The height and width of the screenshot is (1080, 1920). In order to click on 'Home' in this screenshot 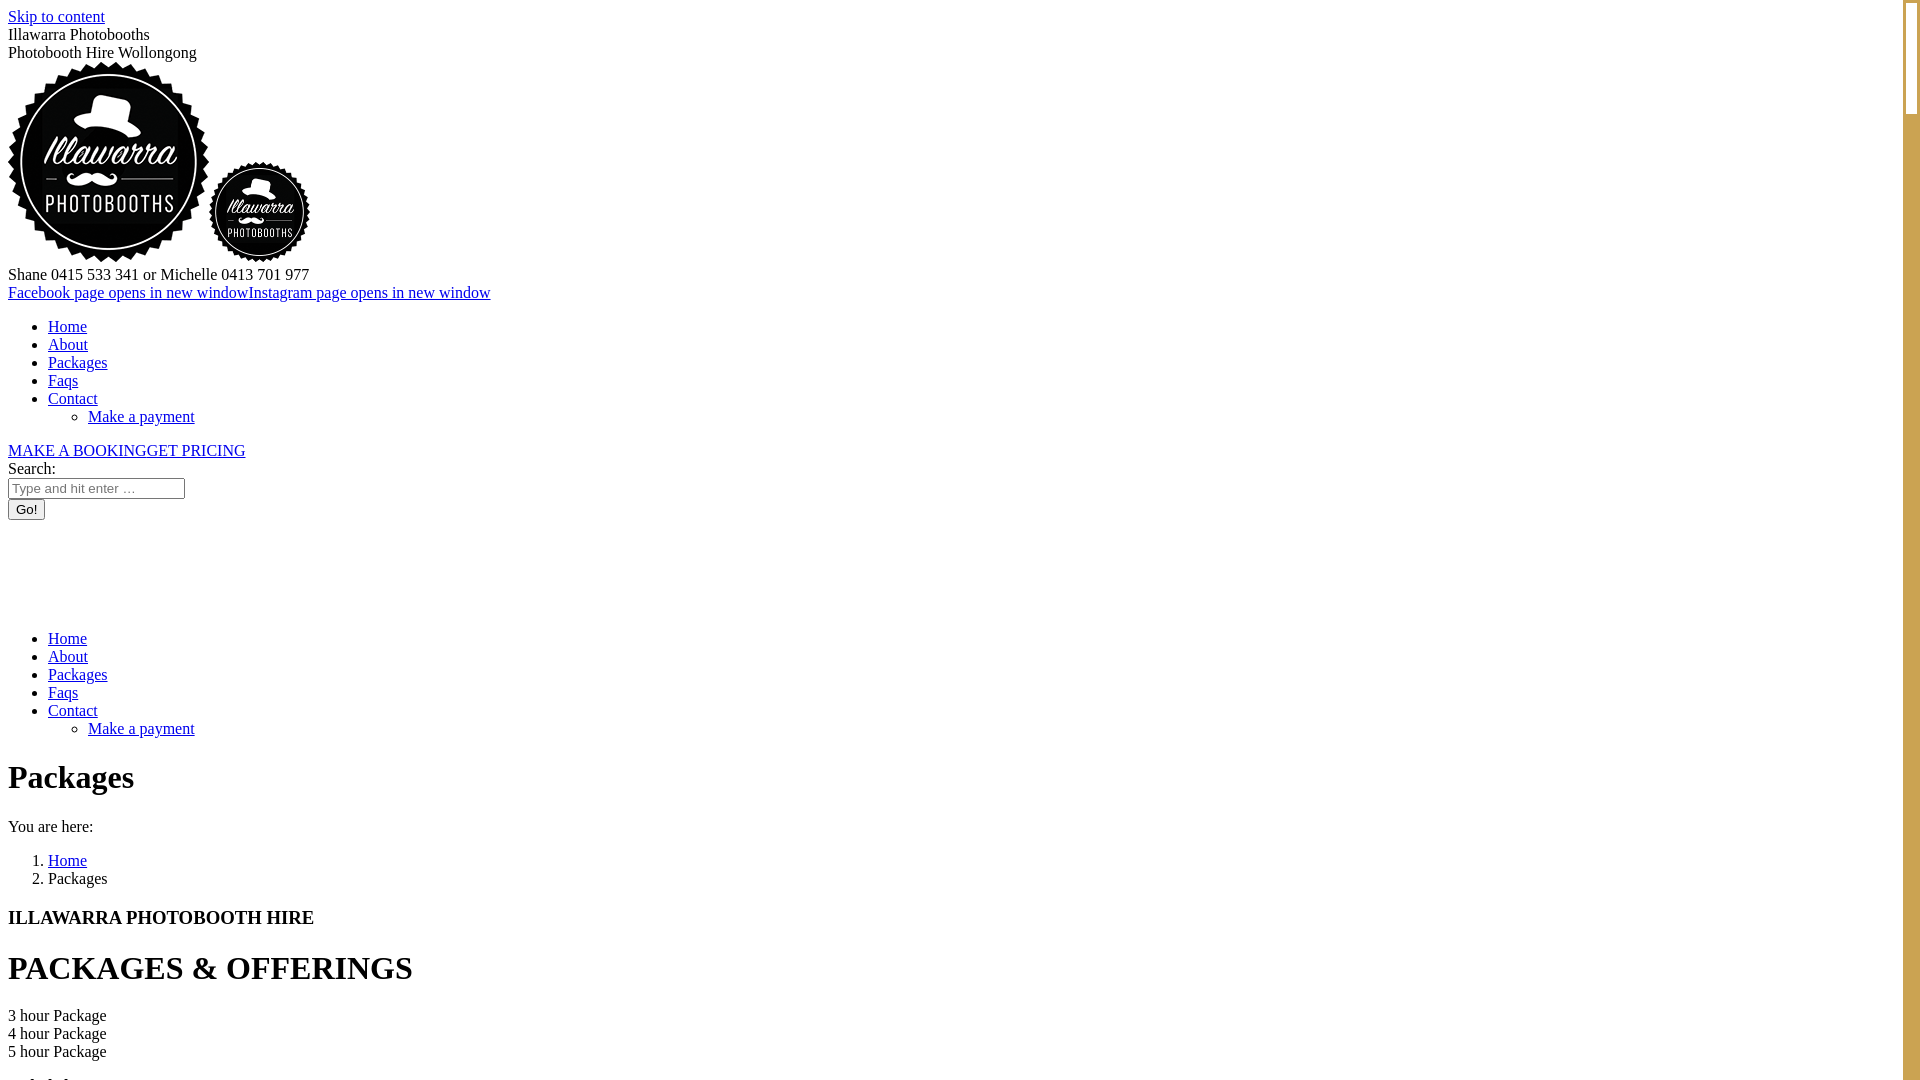, I will do `click(67, 638)`.